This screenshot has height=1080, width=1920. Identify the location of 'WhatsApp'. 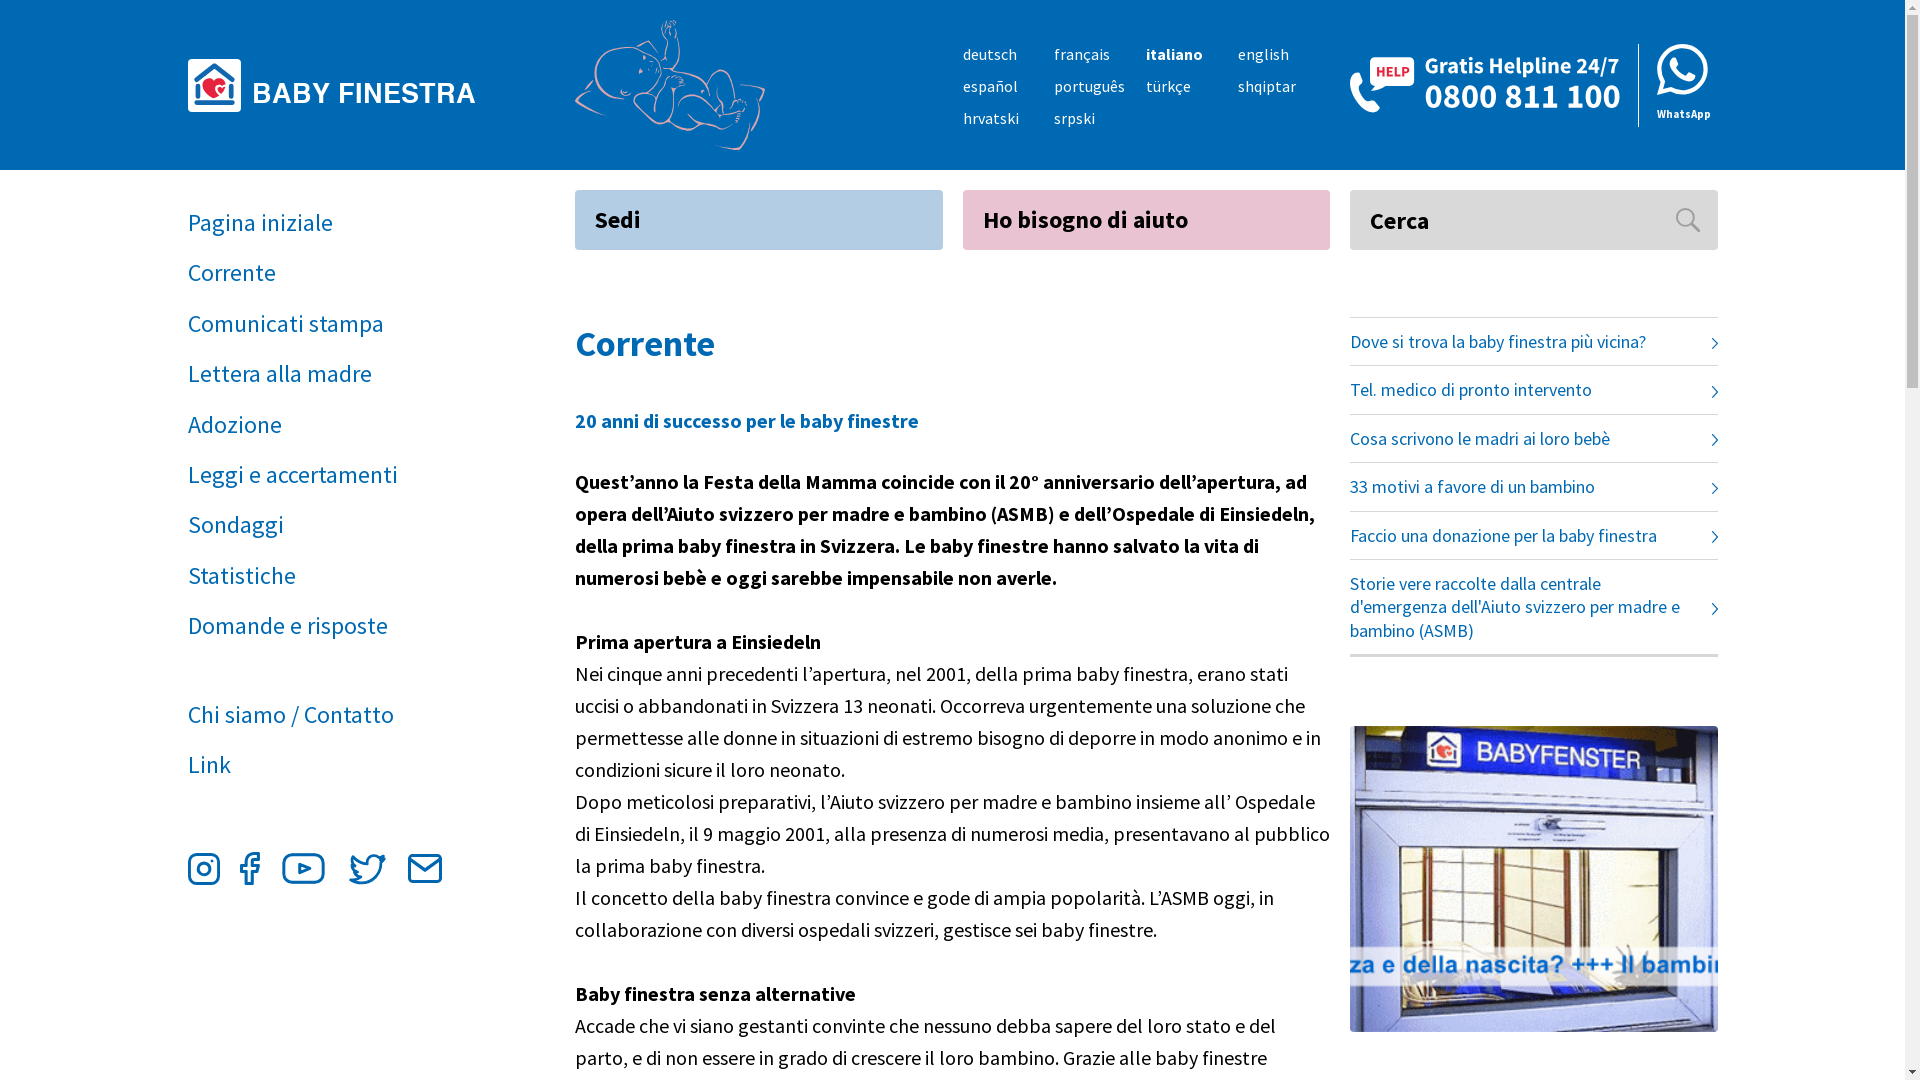
(1678, 84).